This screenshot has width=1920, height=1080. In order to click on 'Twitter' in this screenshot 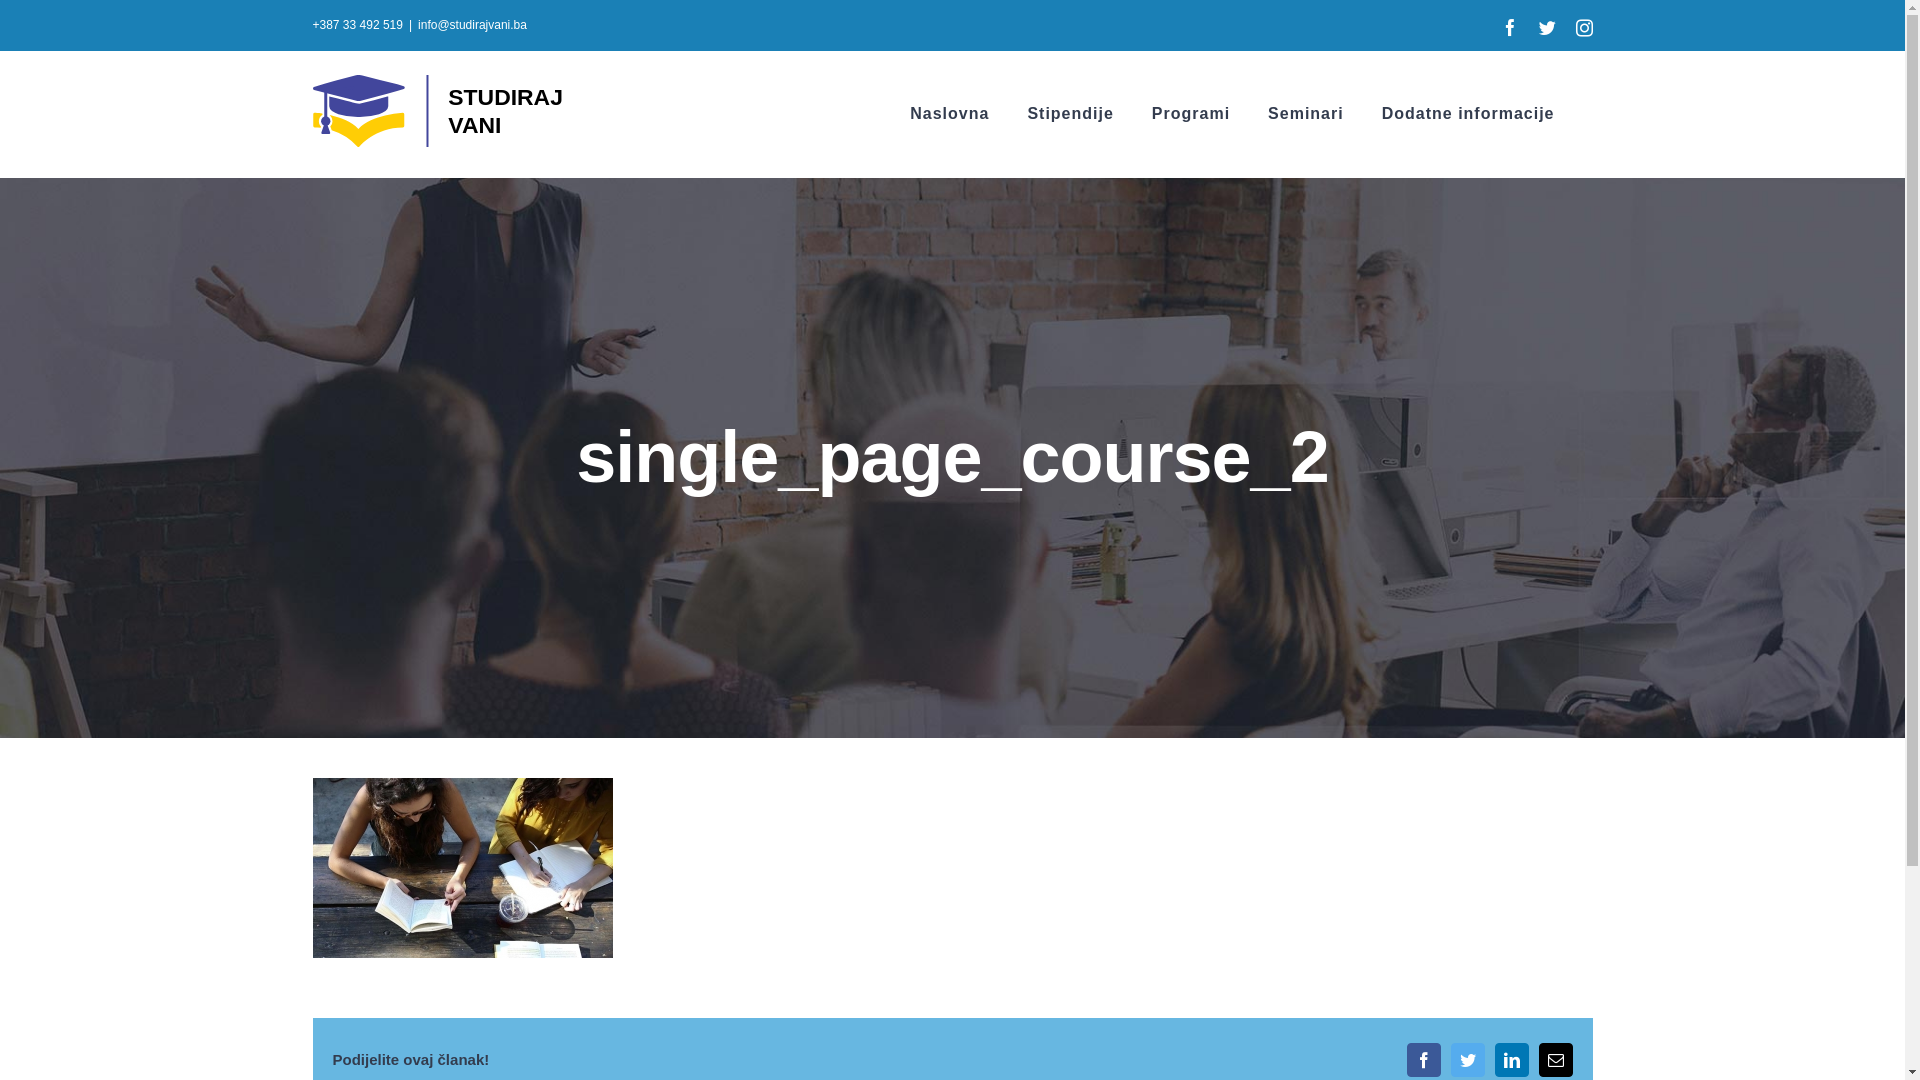, I will do `click(1467, 1059)`.